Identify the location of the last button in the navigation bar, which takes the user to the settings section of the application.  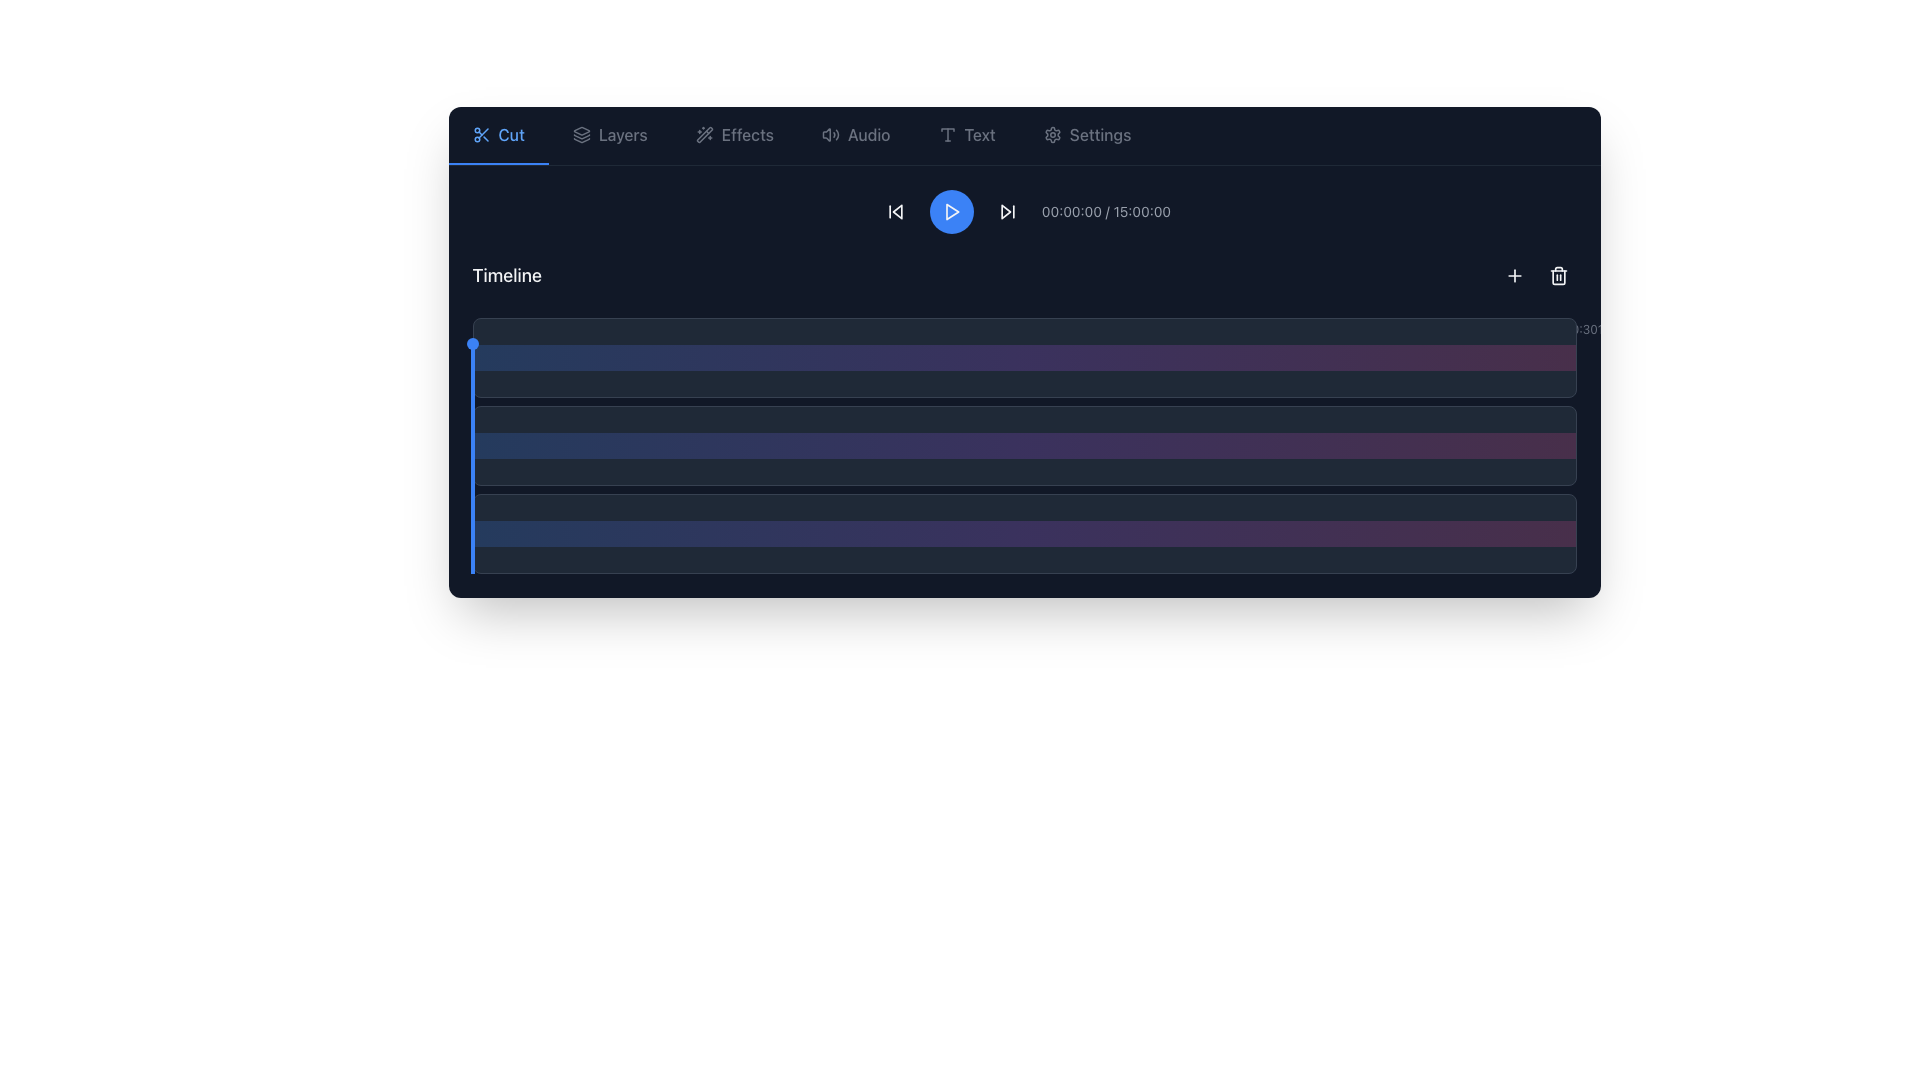
(1085, 135).